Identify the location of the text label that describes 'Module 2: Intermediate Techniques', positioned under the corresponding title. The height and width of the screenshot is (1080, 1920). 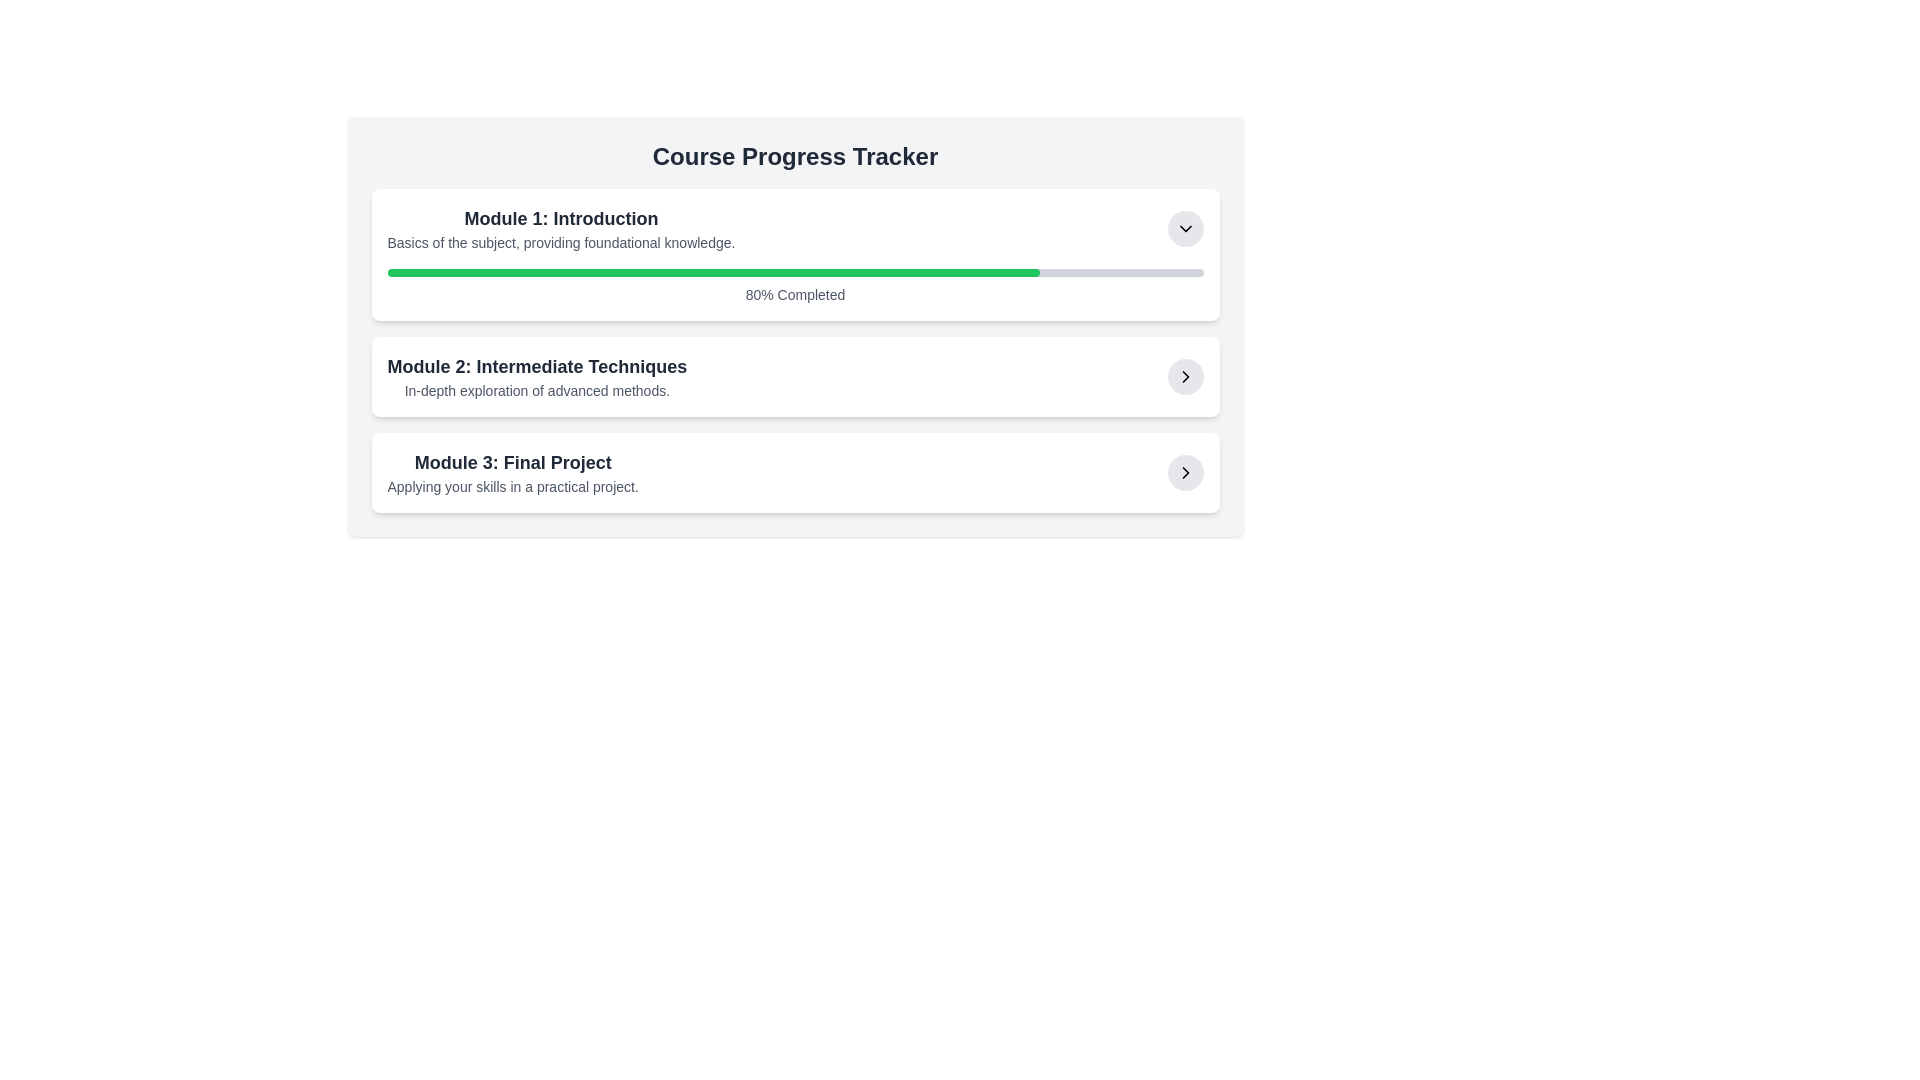
(537, 390).